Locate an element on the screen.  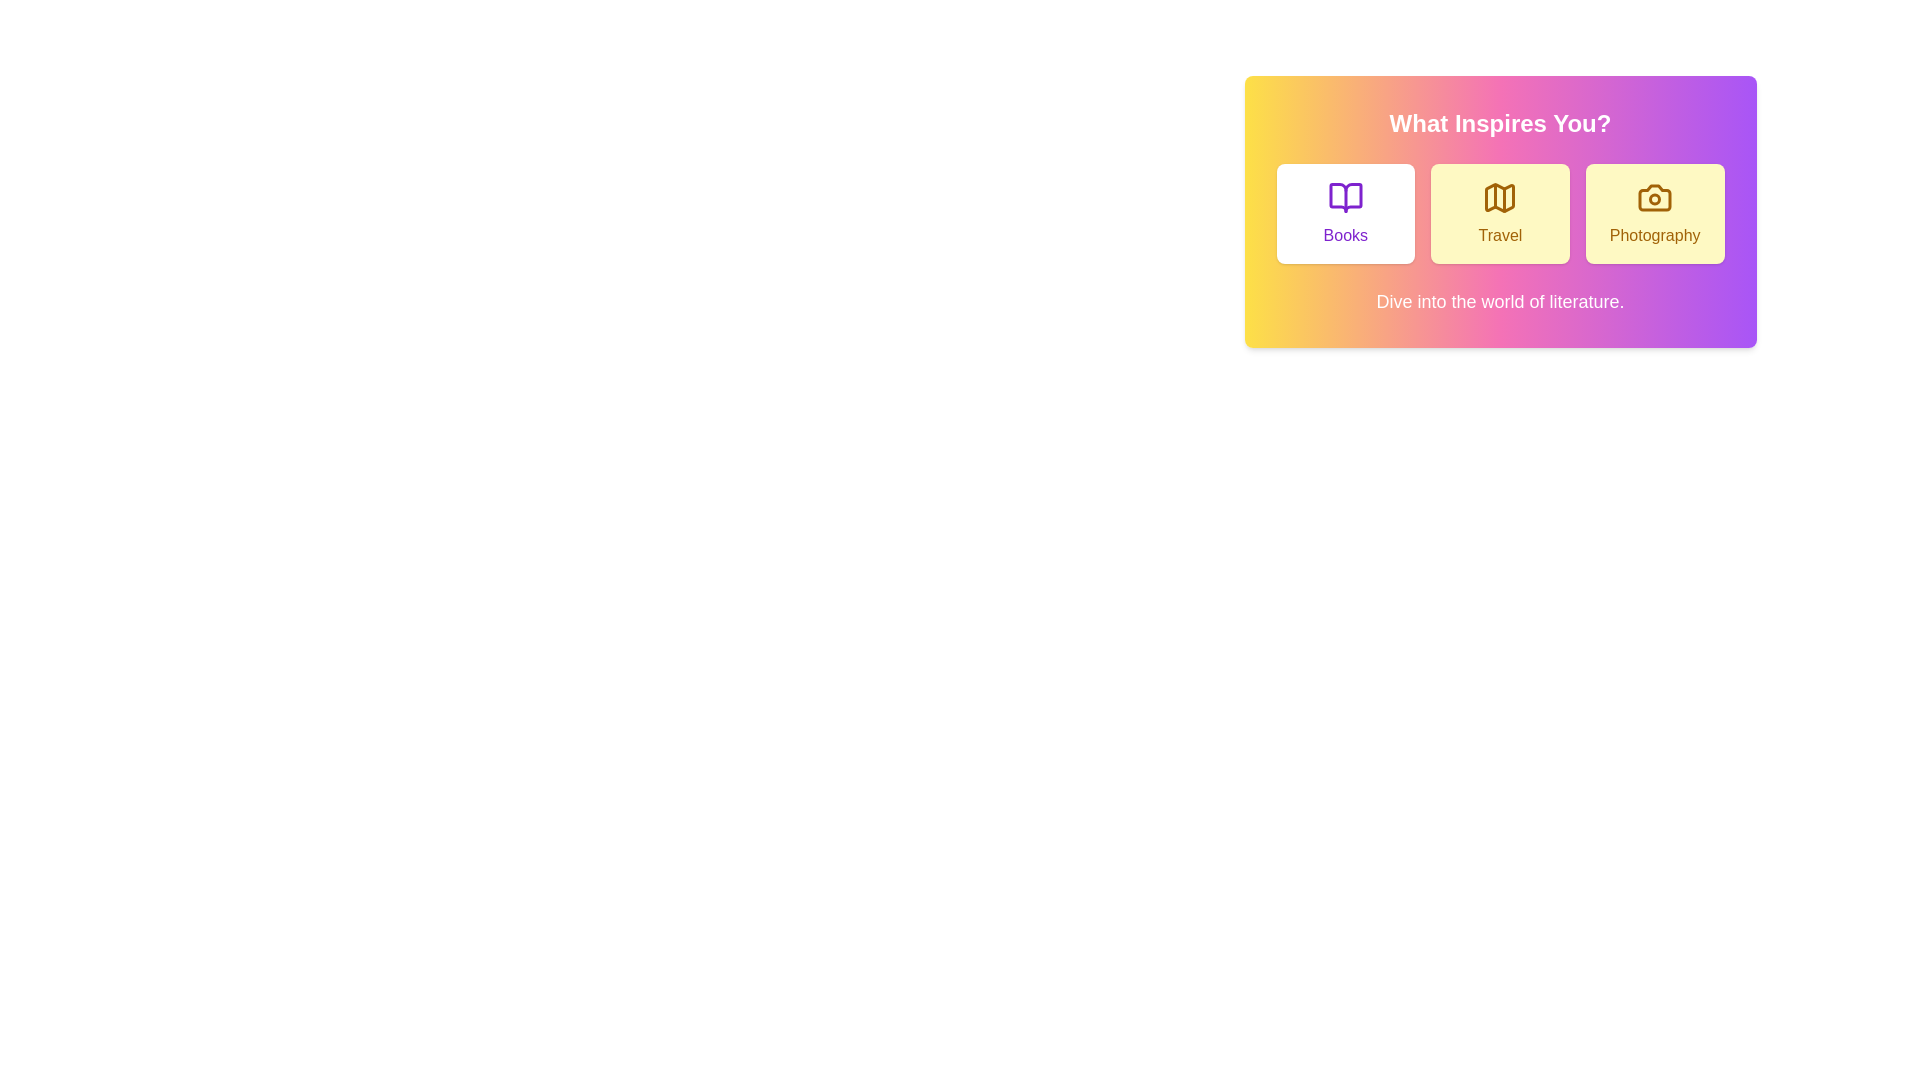
the button corresponding to the experience Photography is located at coordinates (1655, 213).